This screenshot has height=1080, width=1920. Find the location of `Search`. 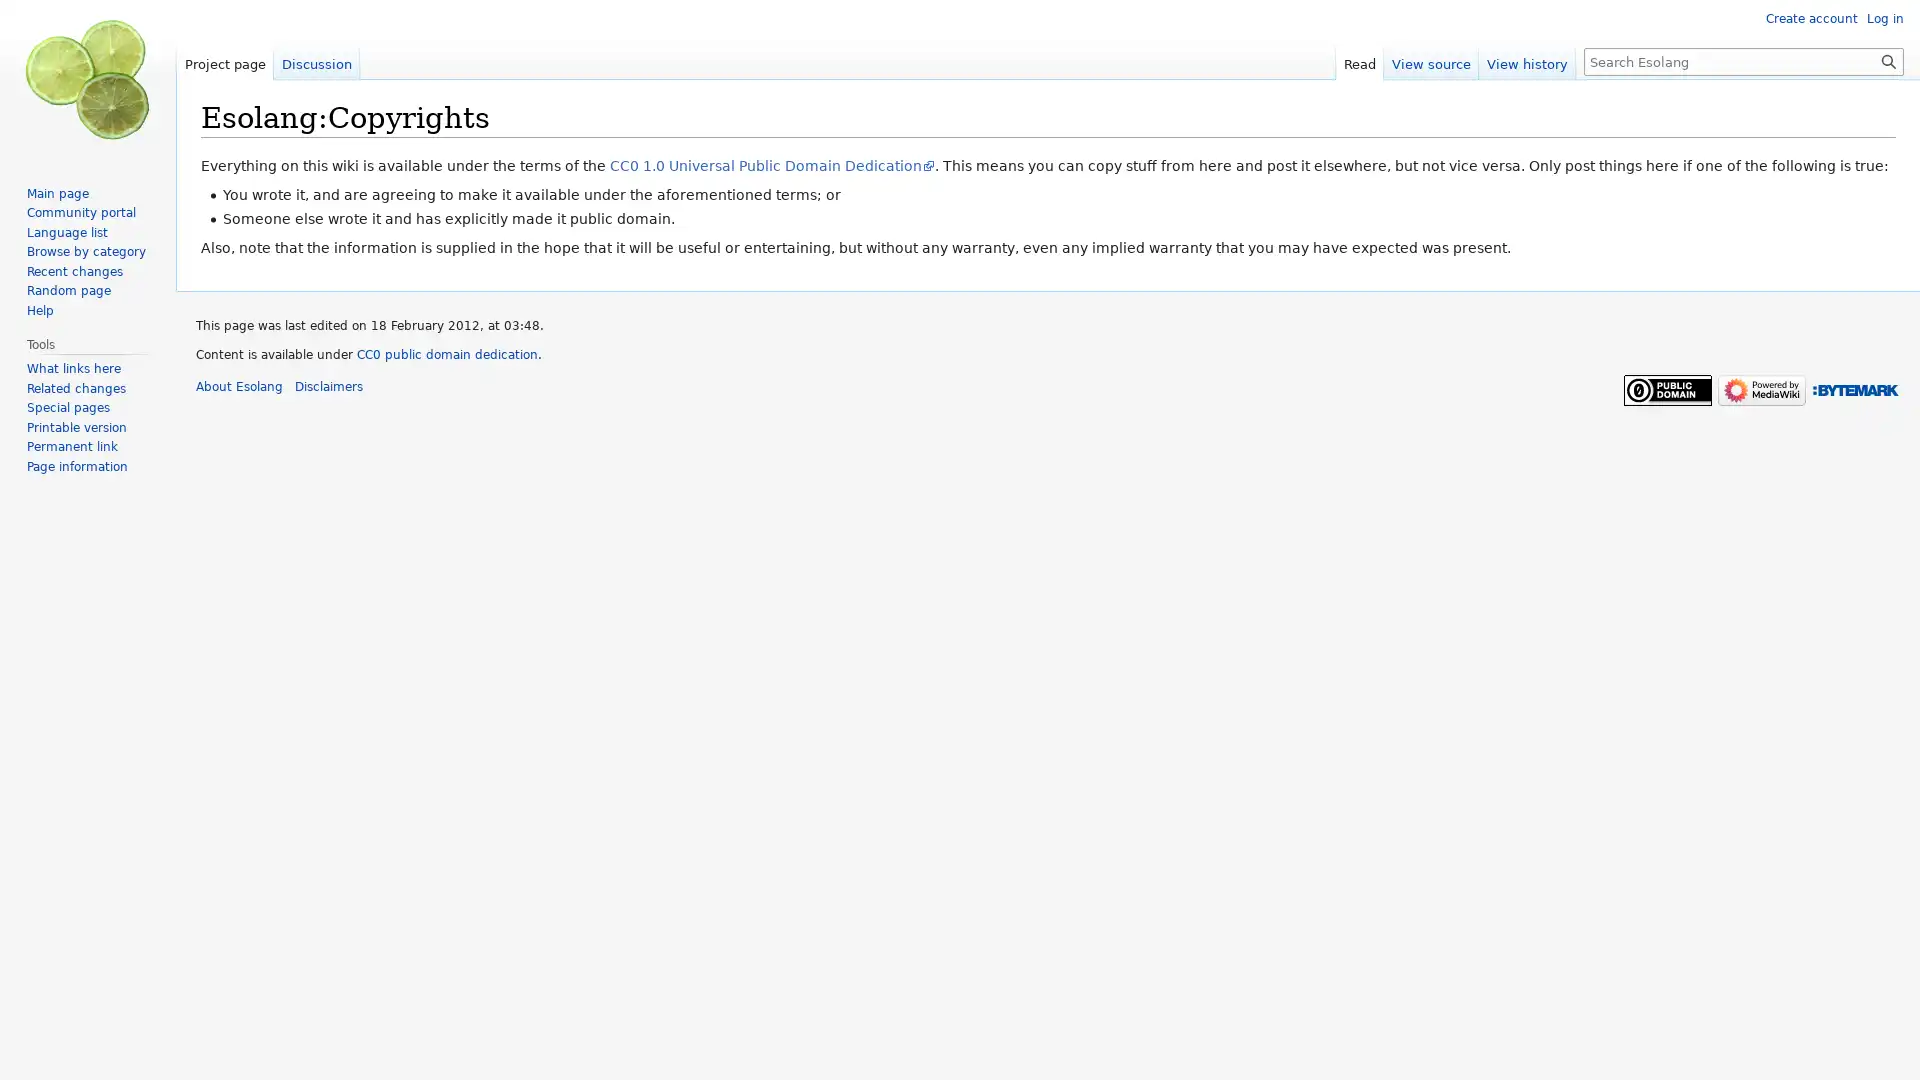

Search is located at coordinates (1888, 60).